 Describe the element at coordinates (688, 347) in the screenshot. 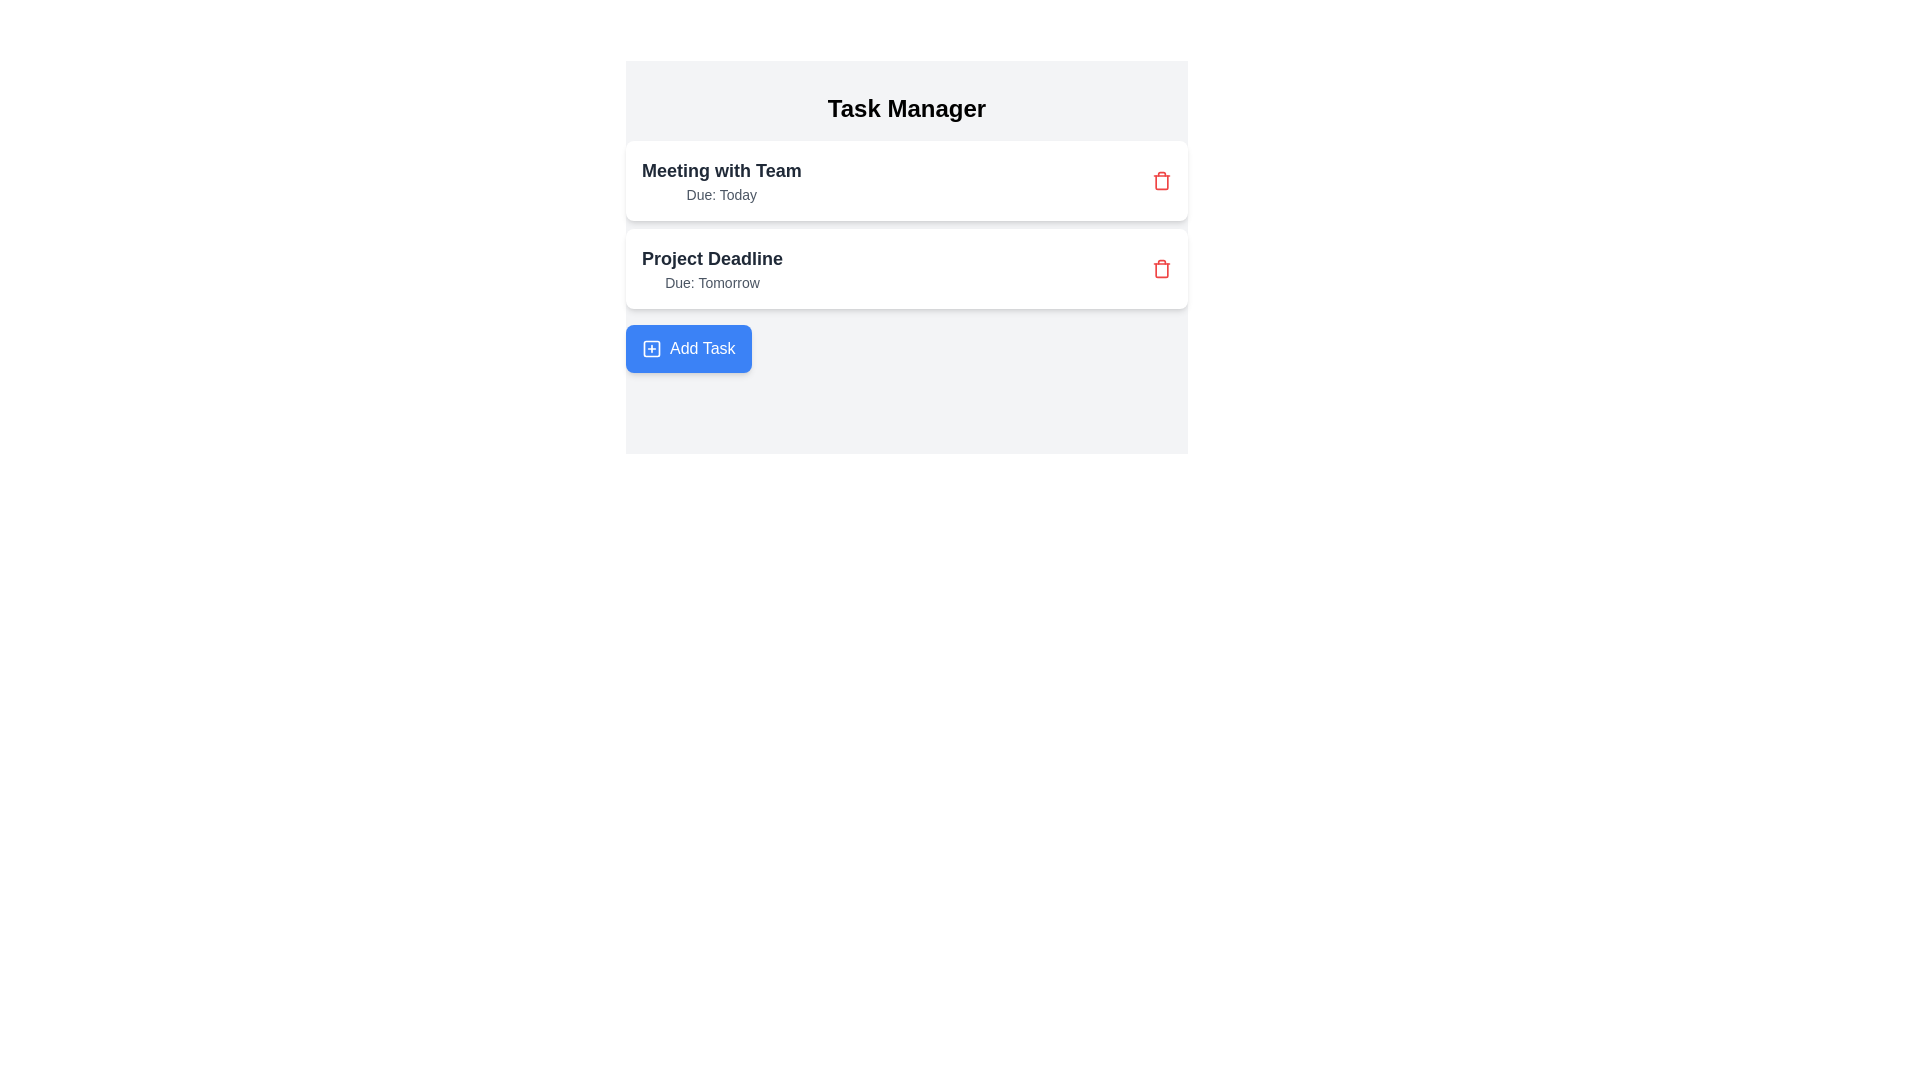

I see `the 'Add Task' button, which is a rectangular button with rounded corners, a vivid blue background, white text, and a white icon depicting a square with a plus sign` at that location.